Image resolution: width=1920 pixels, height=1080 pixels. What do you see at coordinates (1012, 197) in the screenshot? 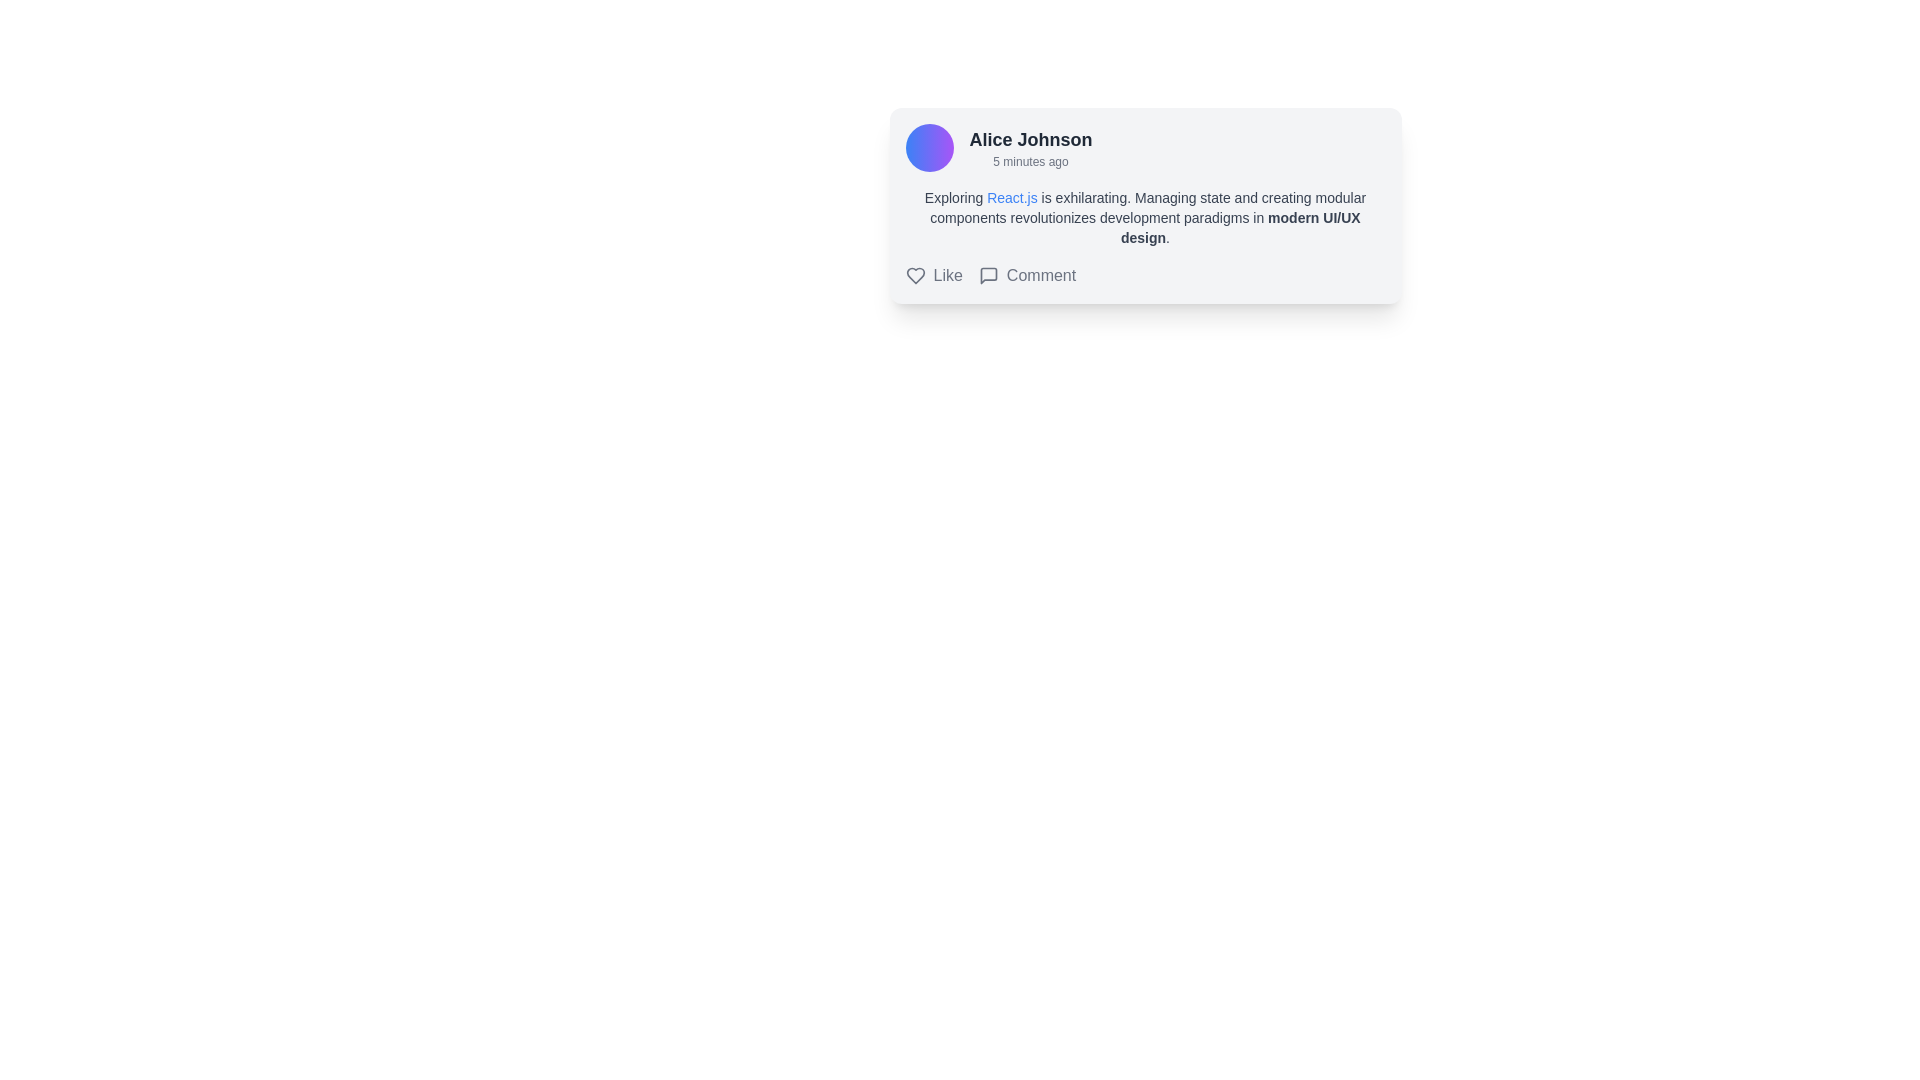
I see `the hyperlink that redirects to the React.js official website, embedded in the sentence starting with 'Exploring React.js is exhilarating.'` at bounding box center [1012, 197].